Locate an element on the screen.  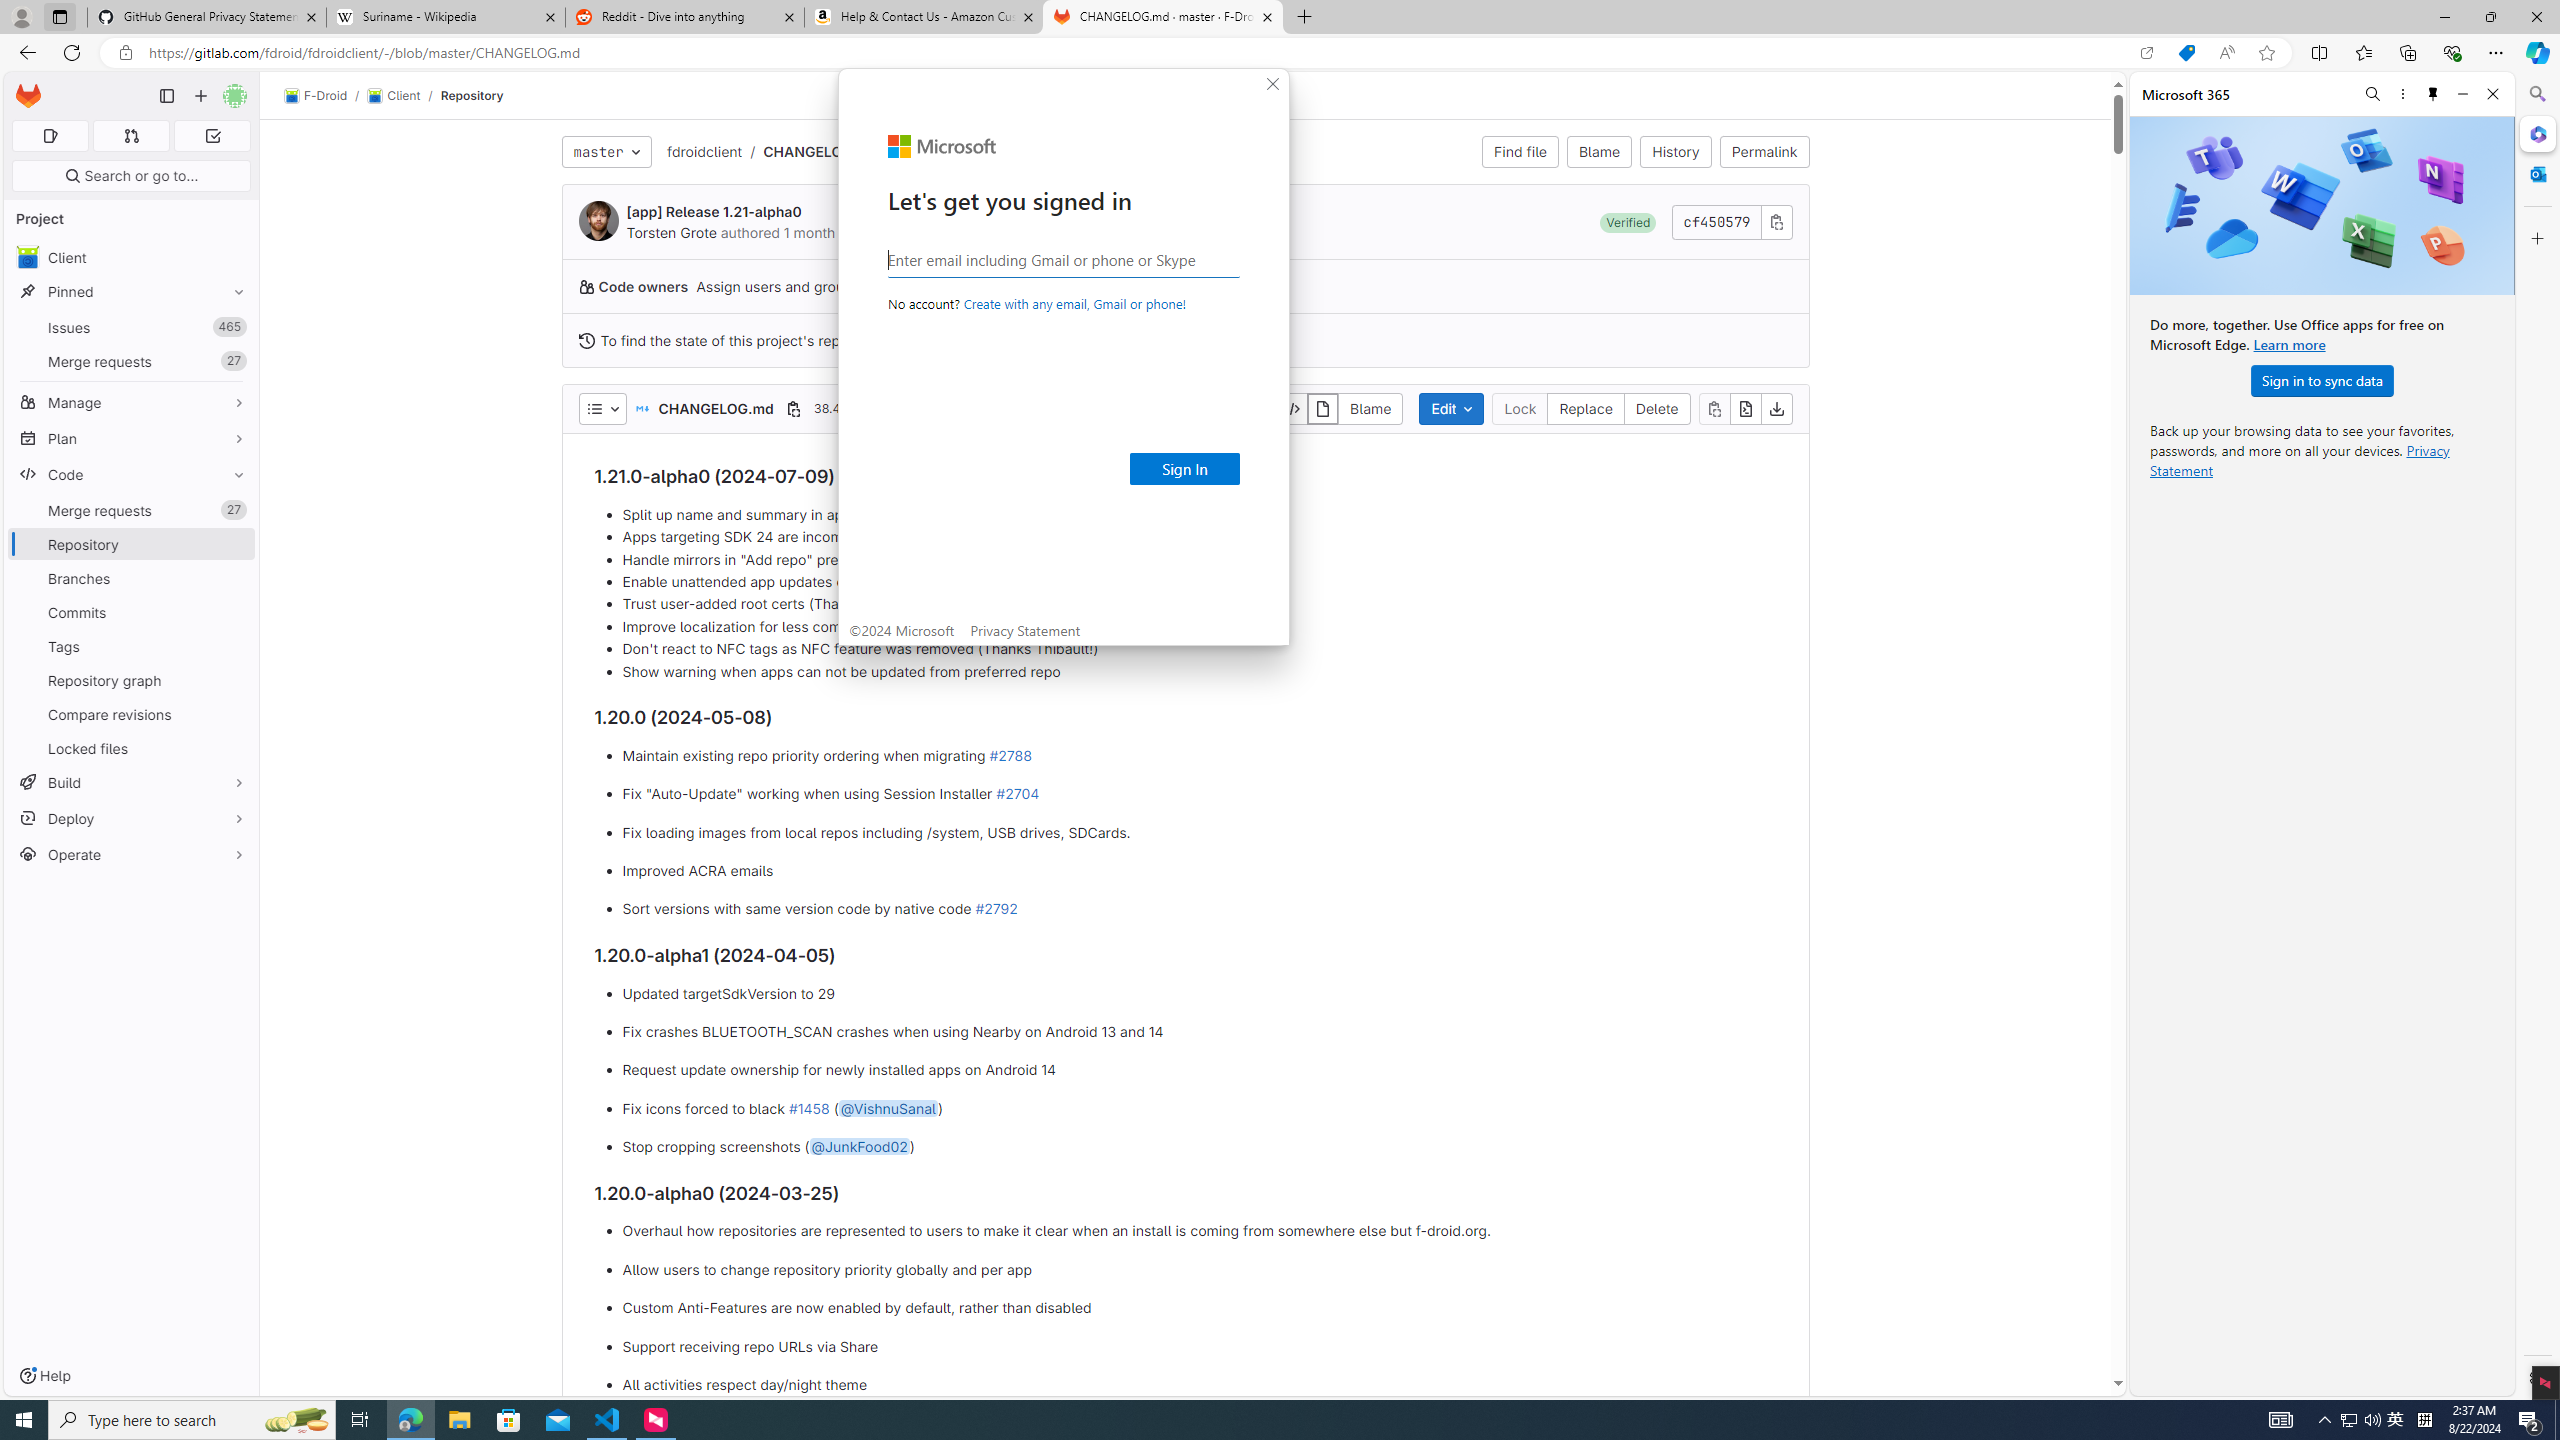
'Create with any email, Gmail or phone!' is located at coordinates (1075, 302).